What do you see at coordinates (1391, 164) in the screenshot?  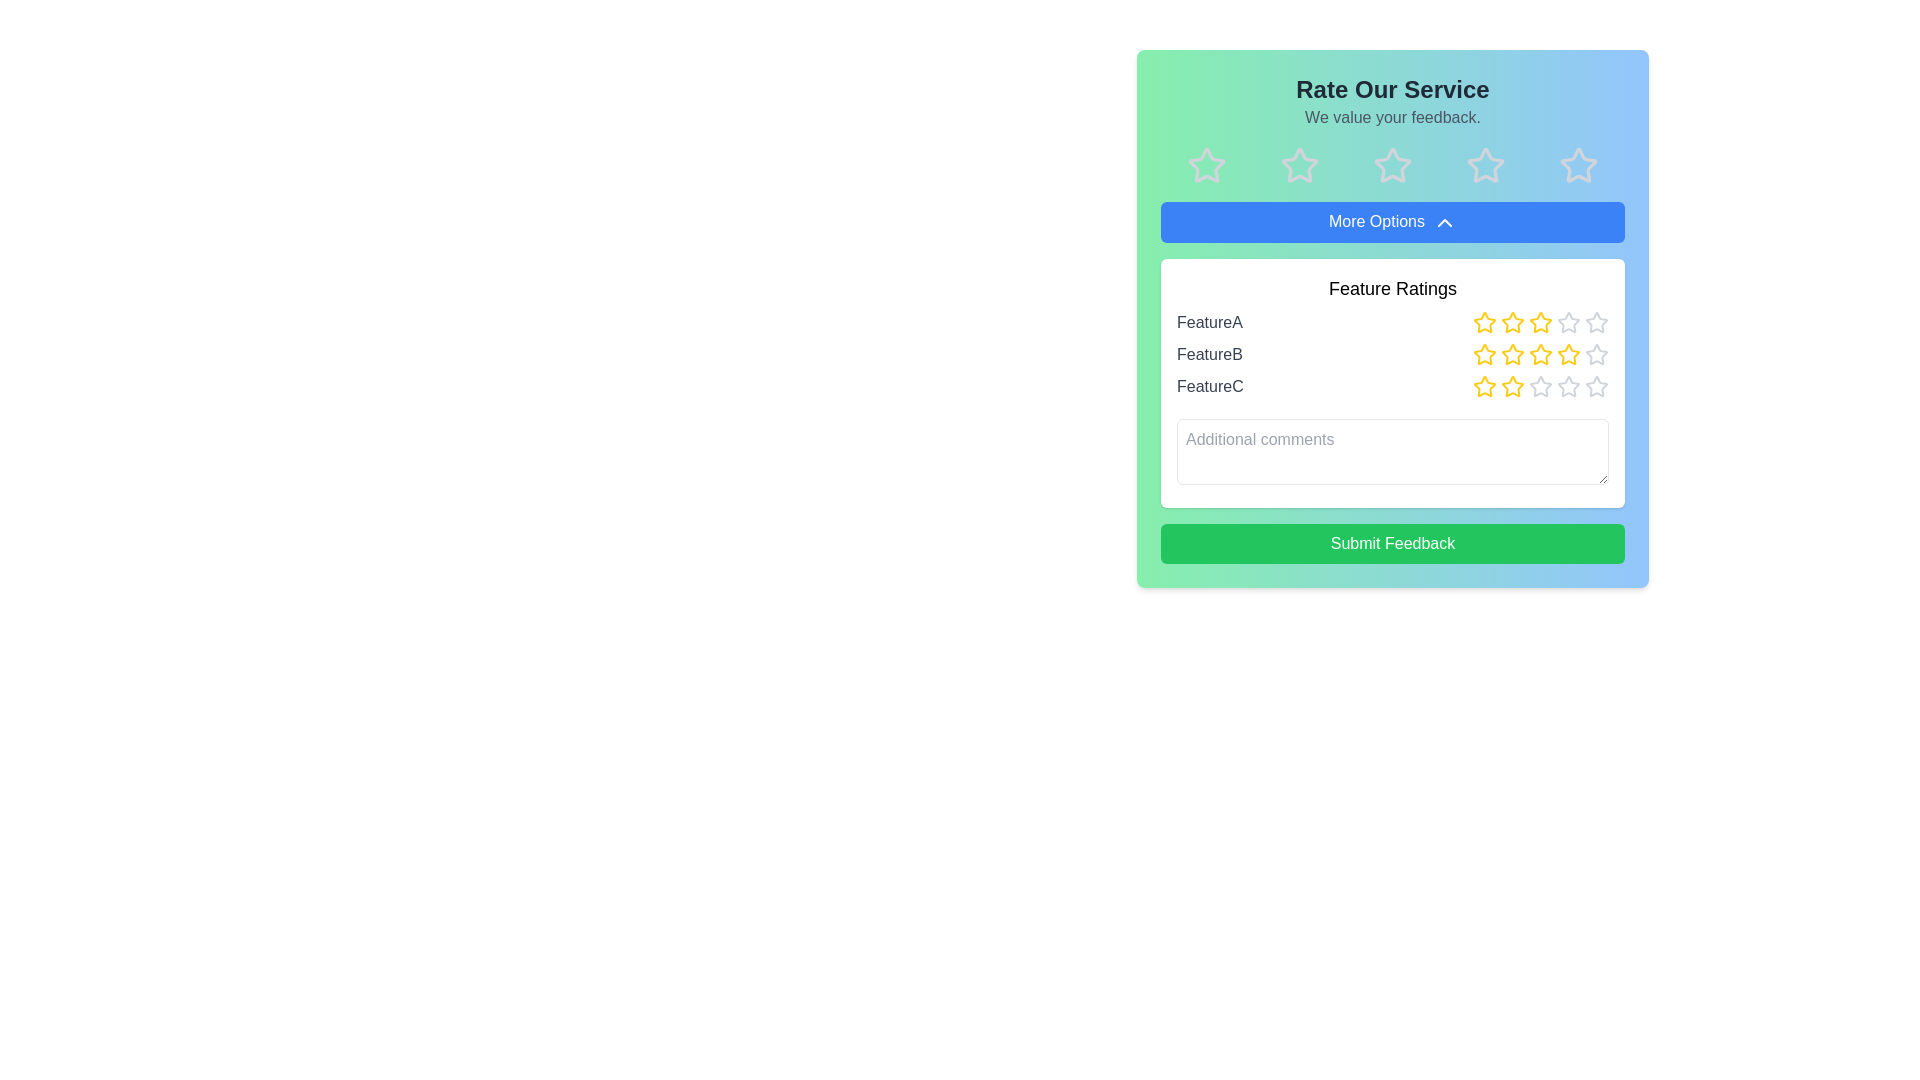 I see `the fourth star-shaped rating icon with a hollow interior and outlined borders, which is grayish in color` at bounding box center [1391, 164].